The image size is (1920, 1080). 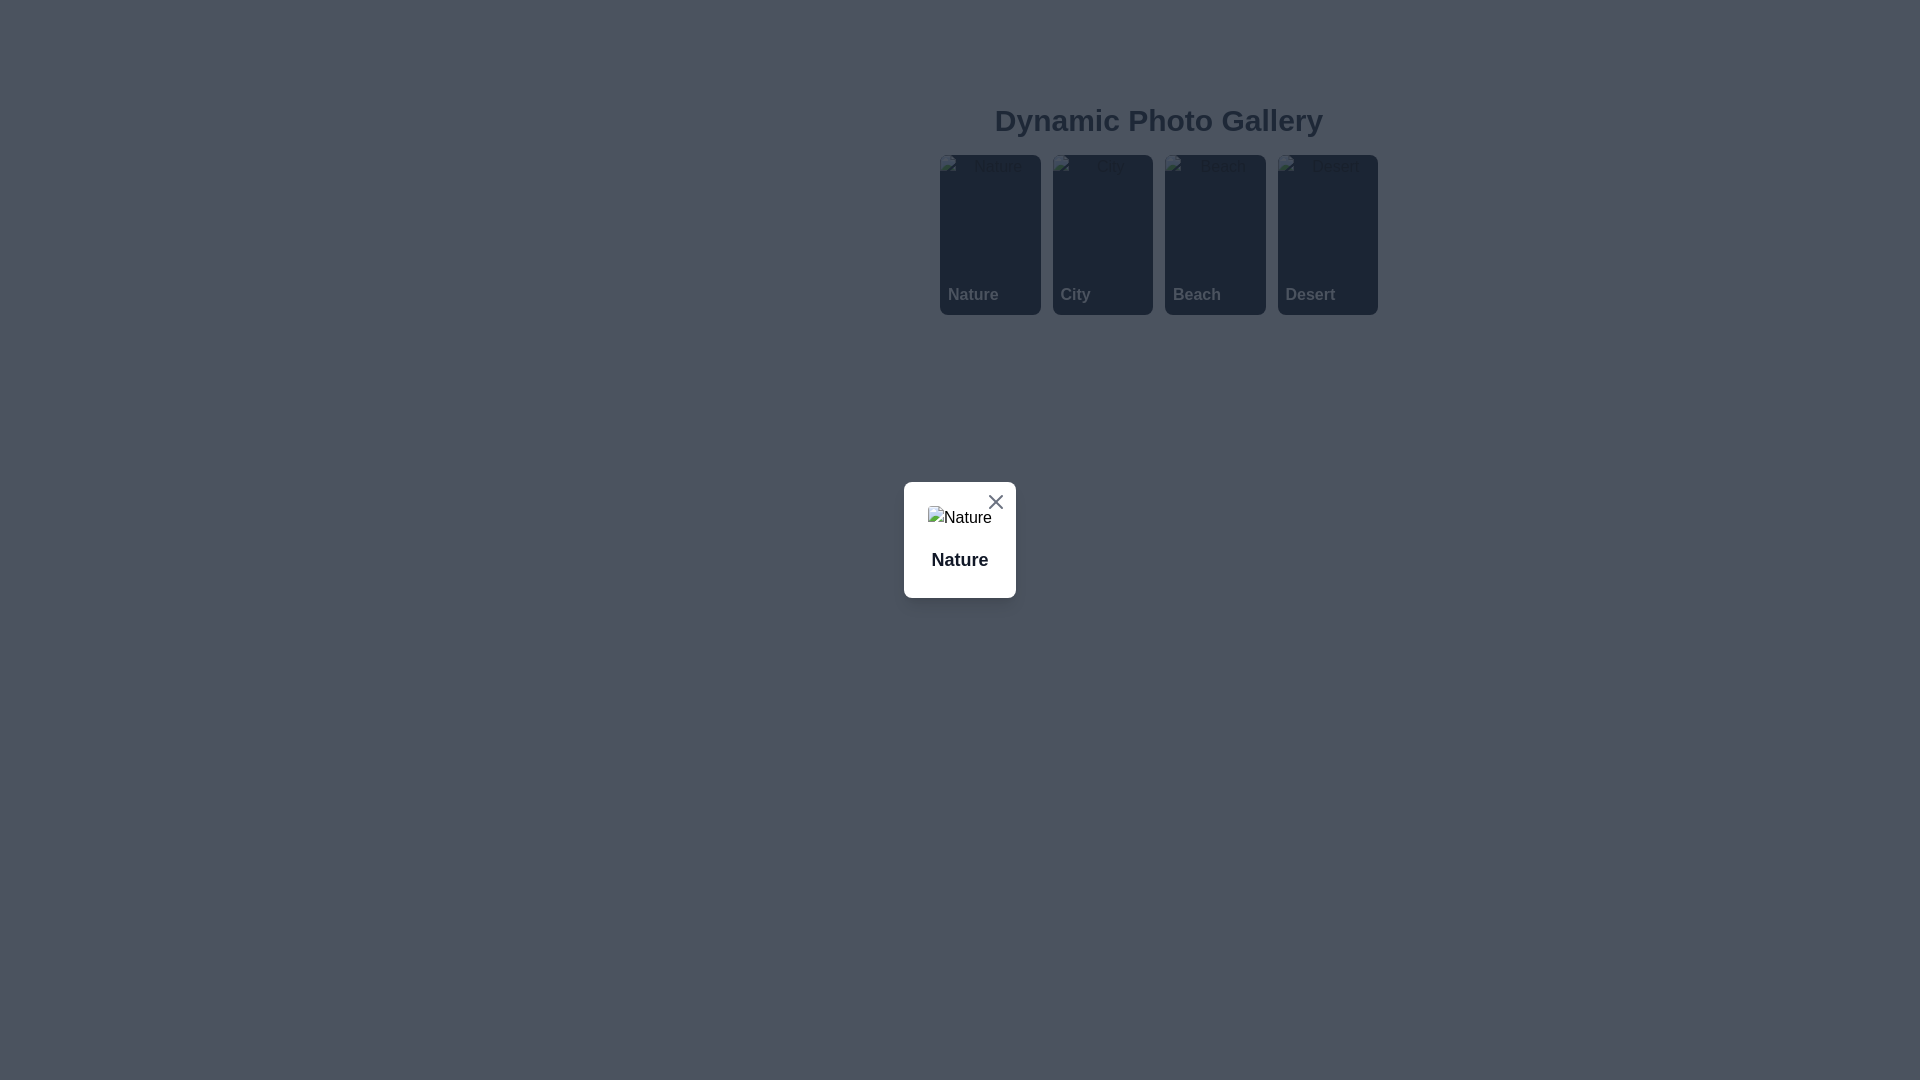 I want to click on the 'Beach' category cell, so click(x=1158, y=234).